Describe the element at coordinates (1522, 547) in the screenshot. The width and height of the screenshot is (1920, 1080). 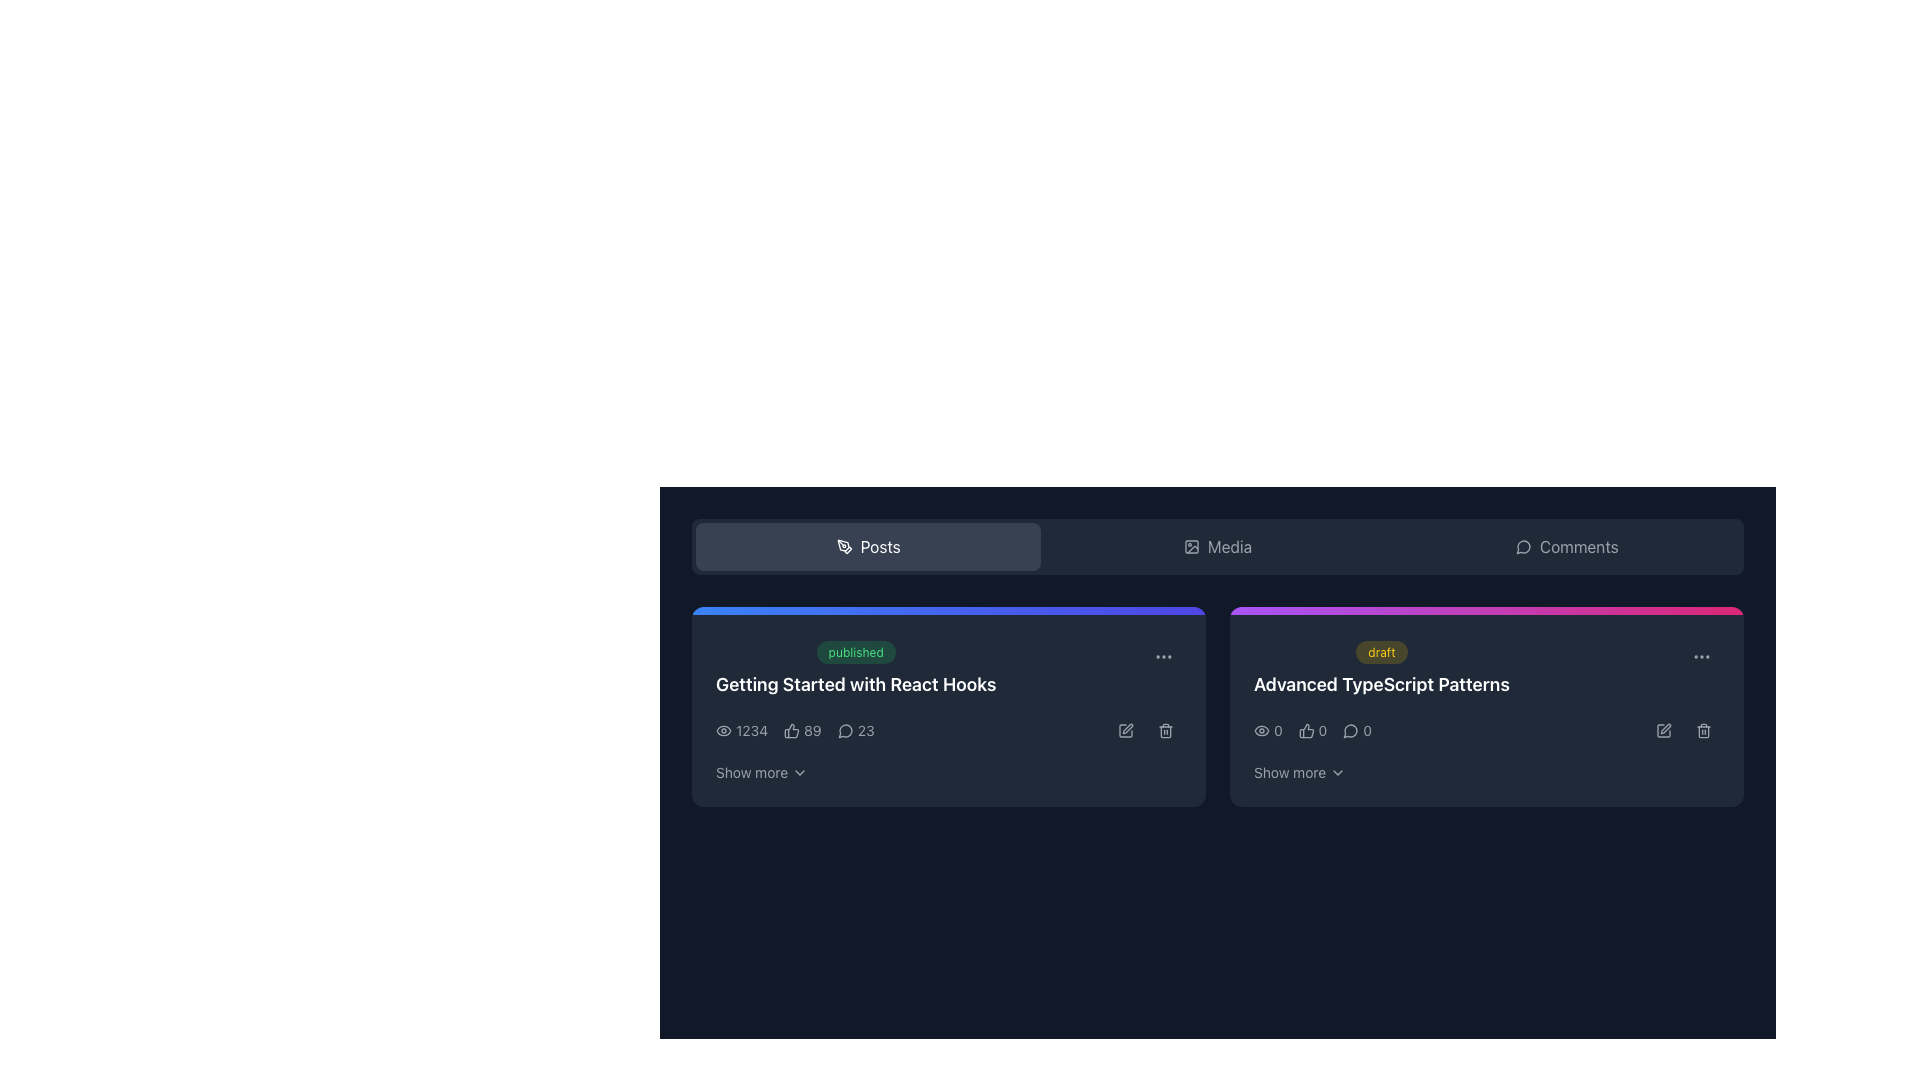
I see `the circular chat bubble icon` at that location.